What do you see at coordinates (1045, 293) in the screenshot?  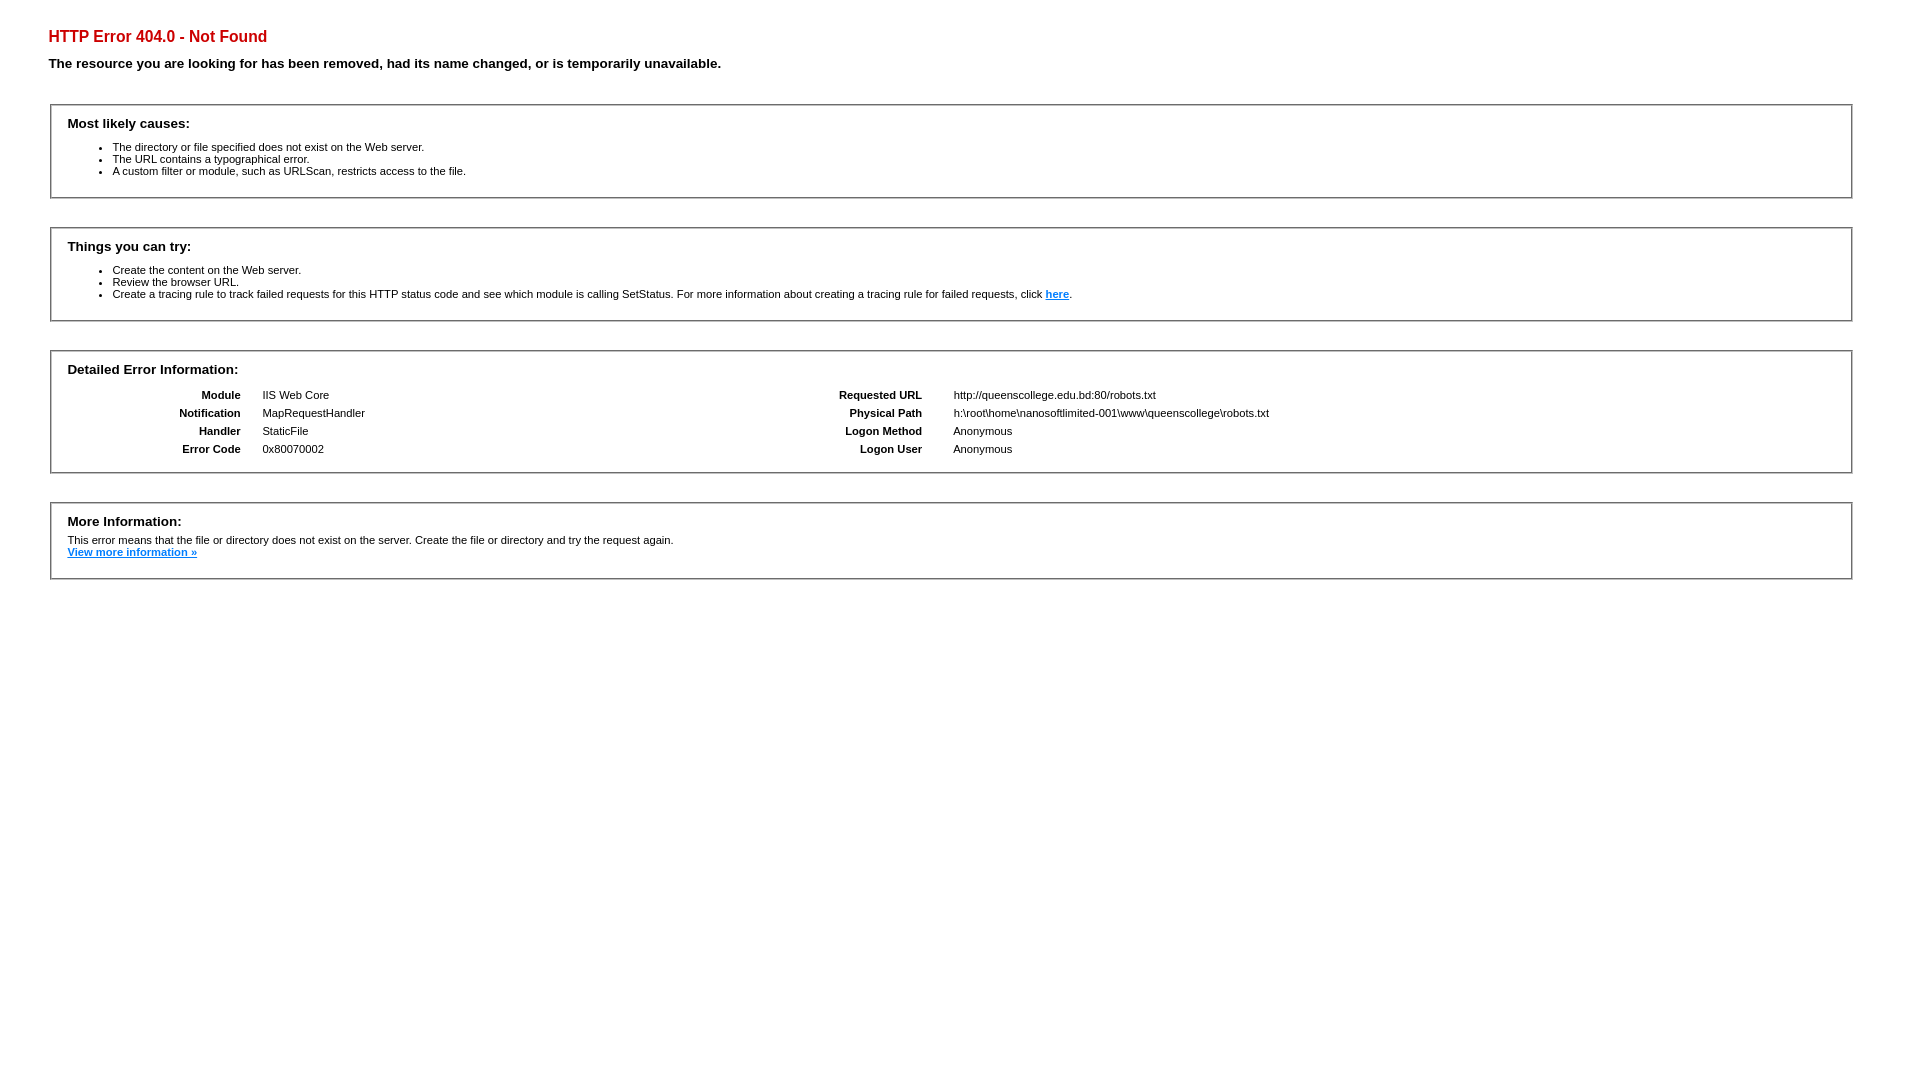 I see `'here'` at bounding box center [1045, 293].